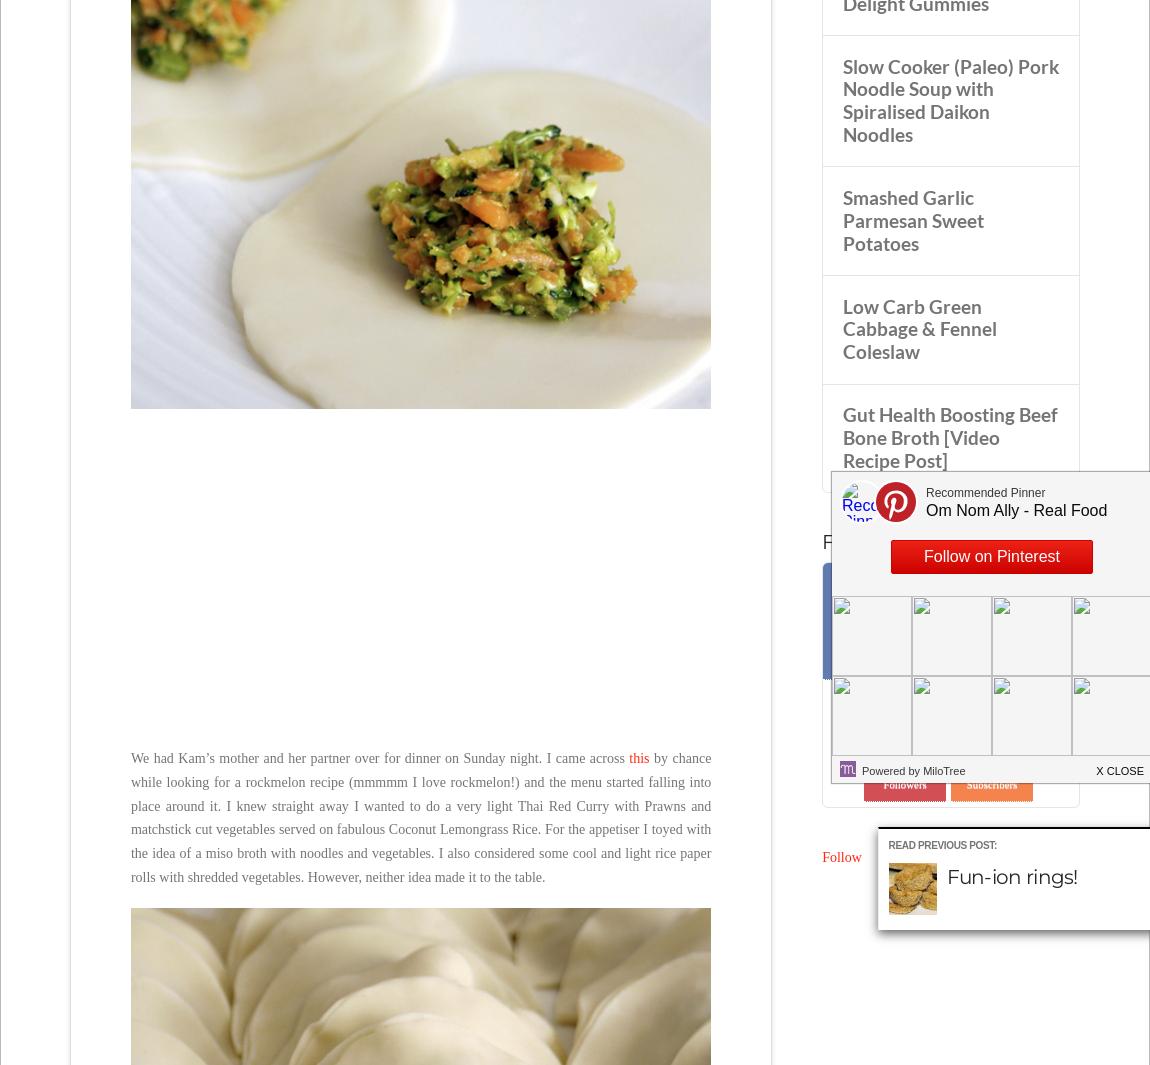 Image resolution: width=1150 pixels, height=1065 pixels. Describe the element at coordinates (863, 634) in the screenshot. I see `'5,204'` at that location.